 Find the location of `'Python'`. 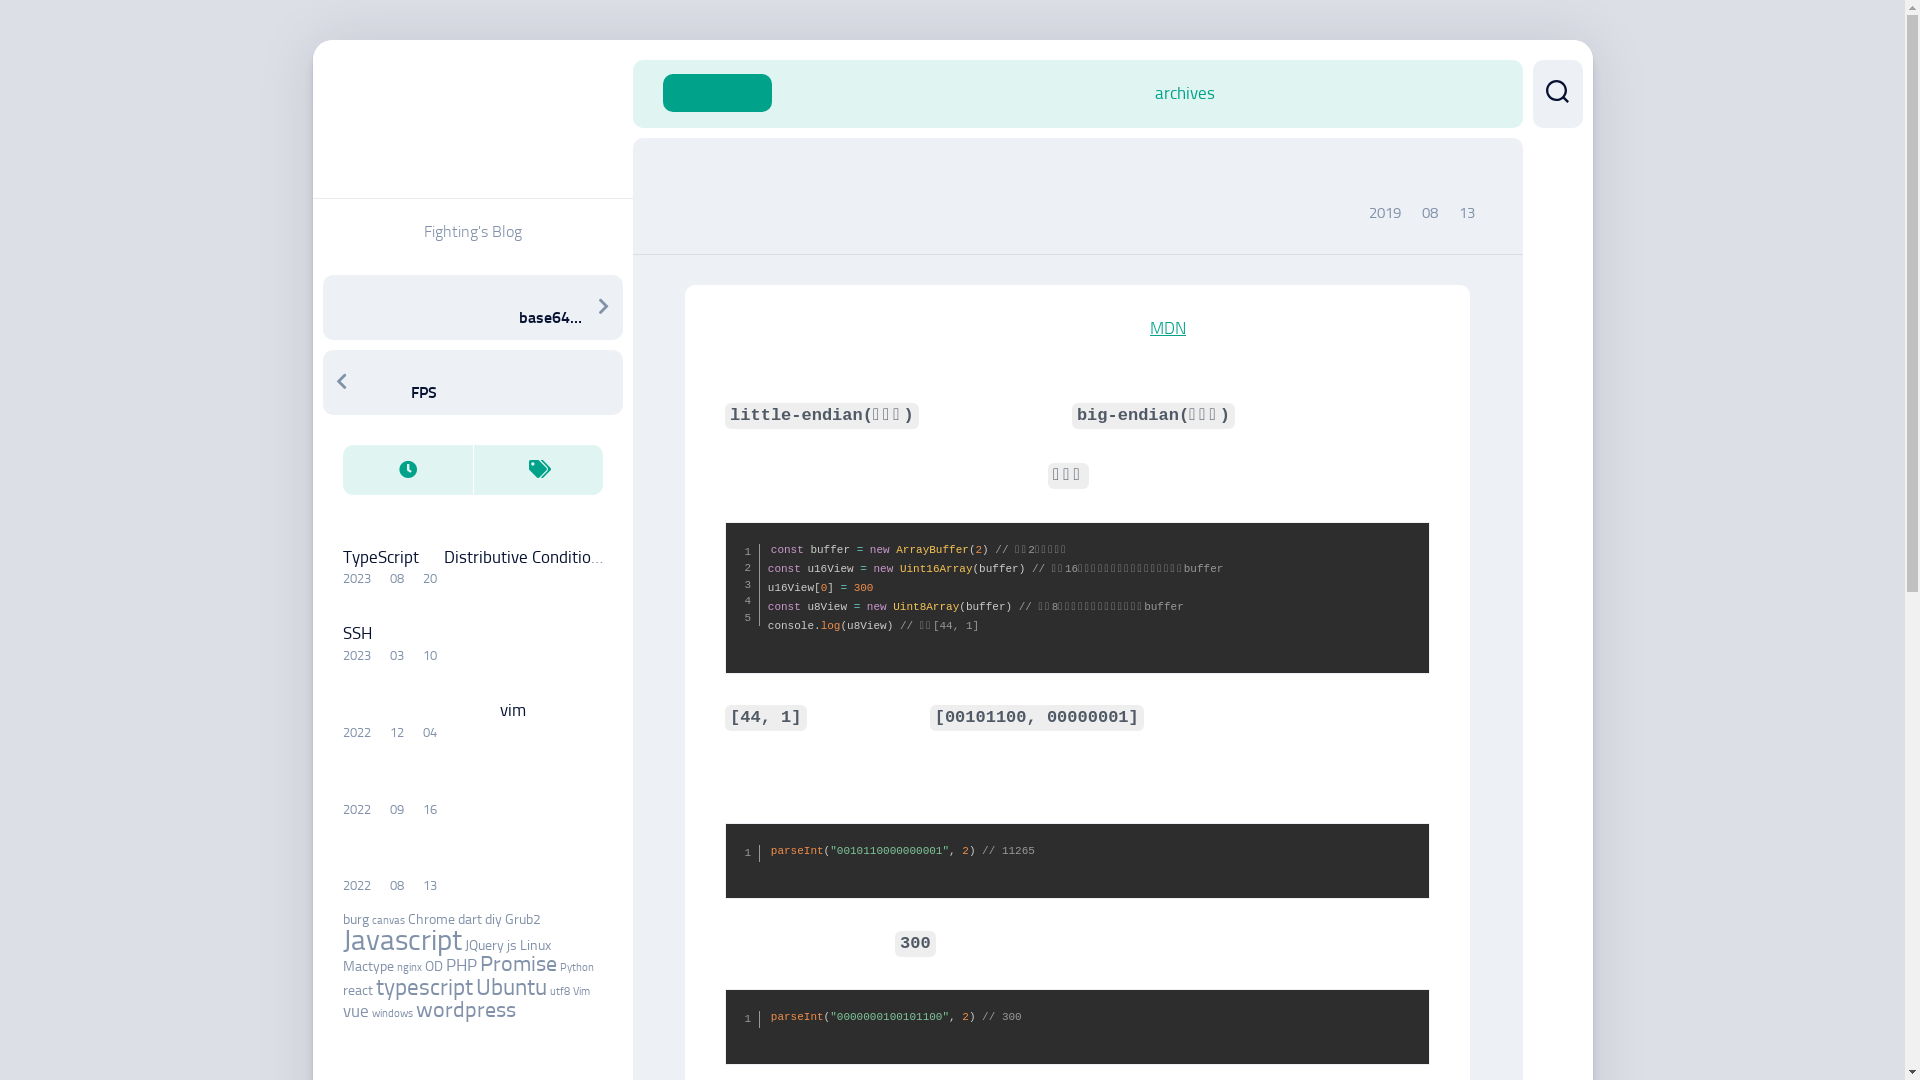

'Python' is located at coordinates (560, 966).